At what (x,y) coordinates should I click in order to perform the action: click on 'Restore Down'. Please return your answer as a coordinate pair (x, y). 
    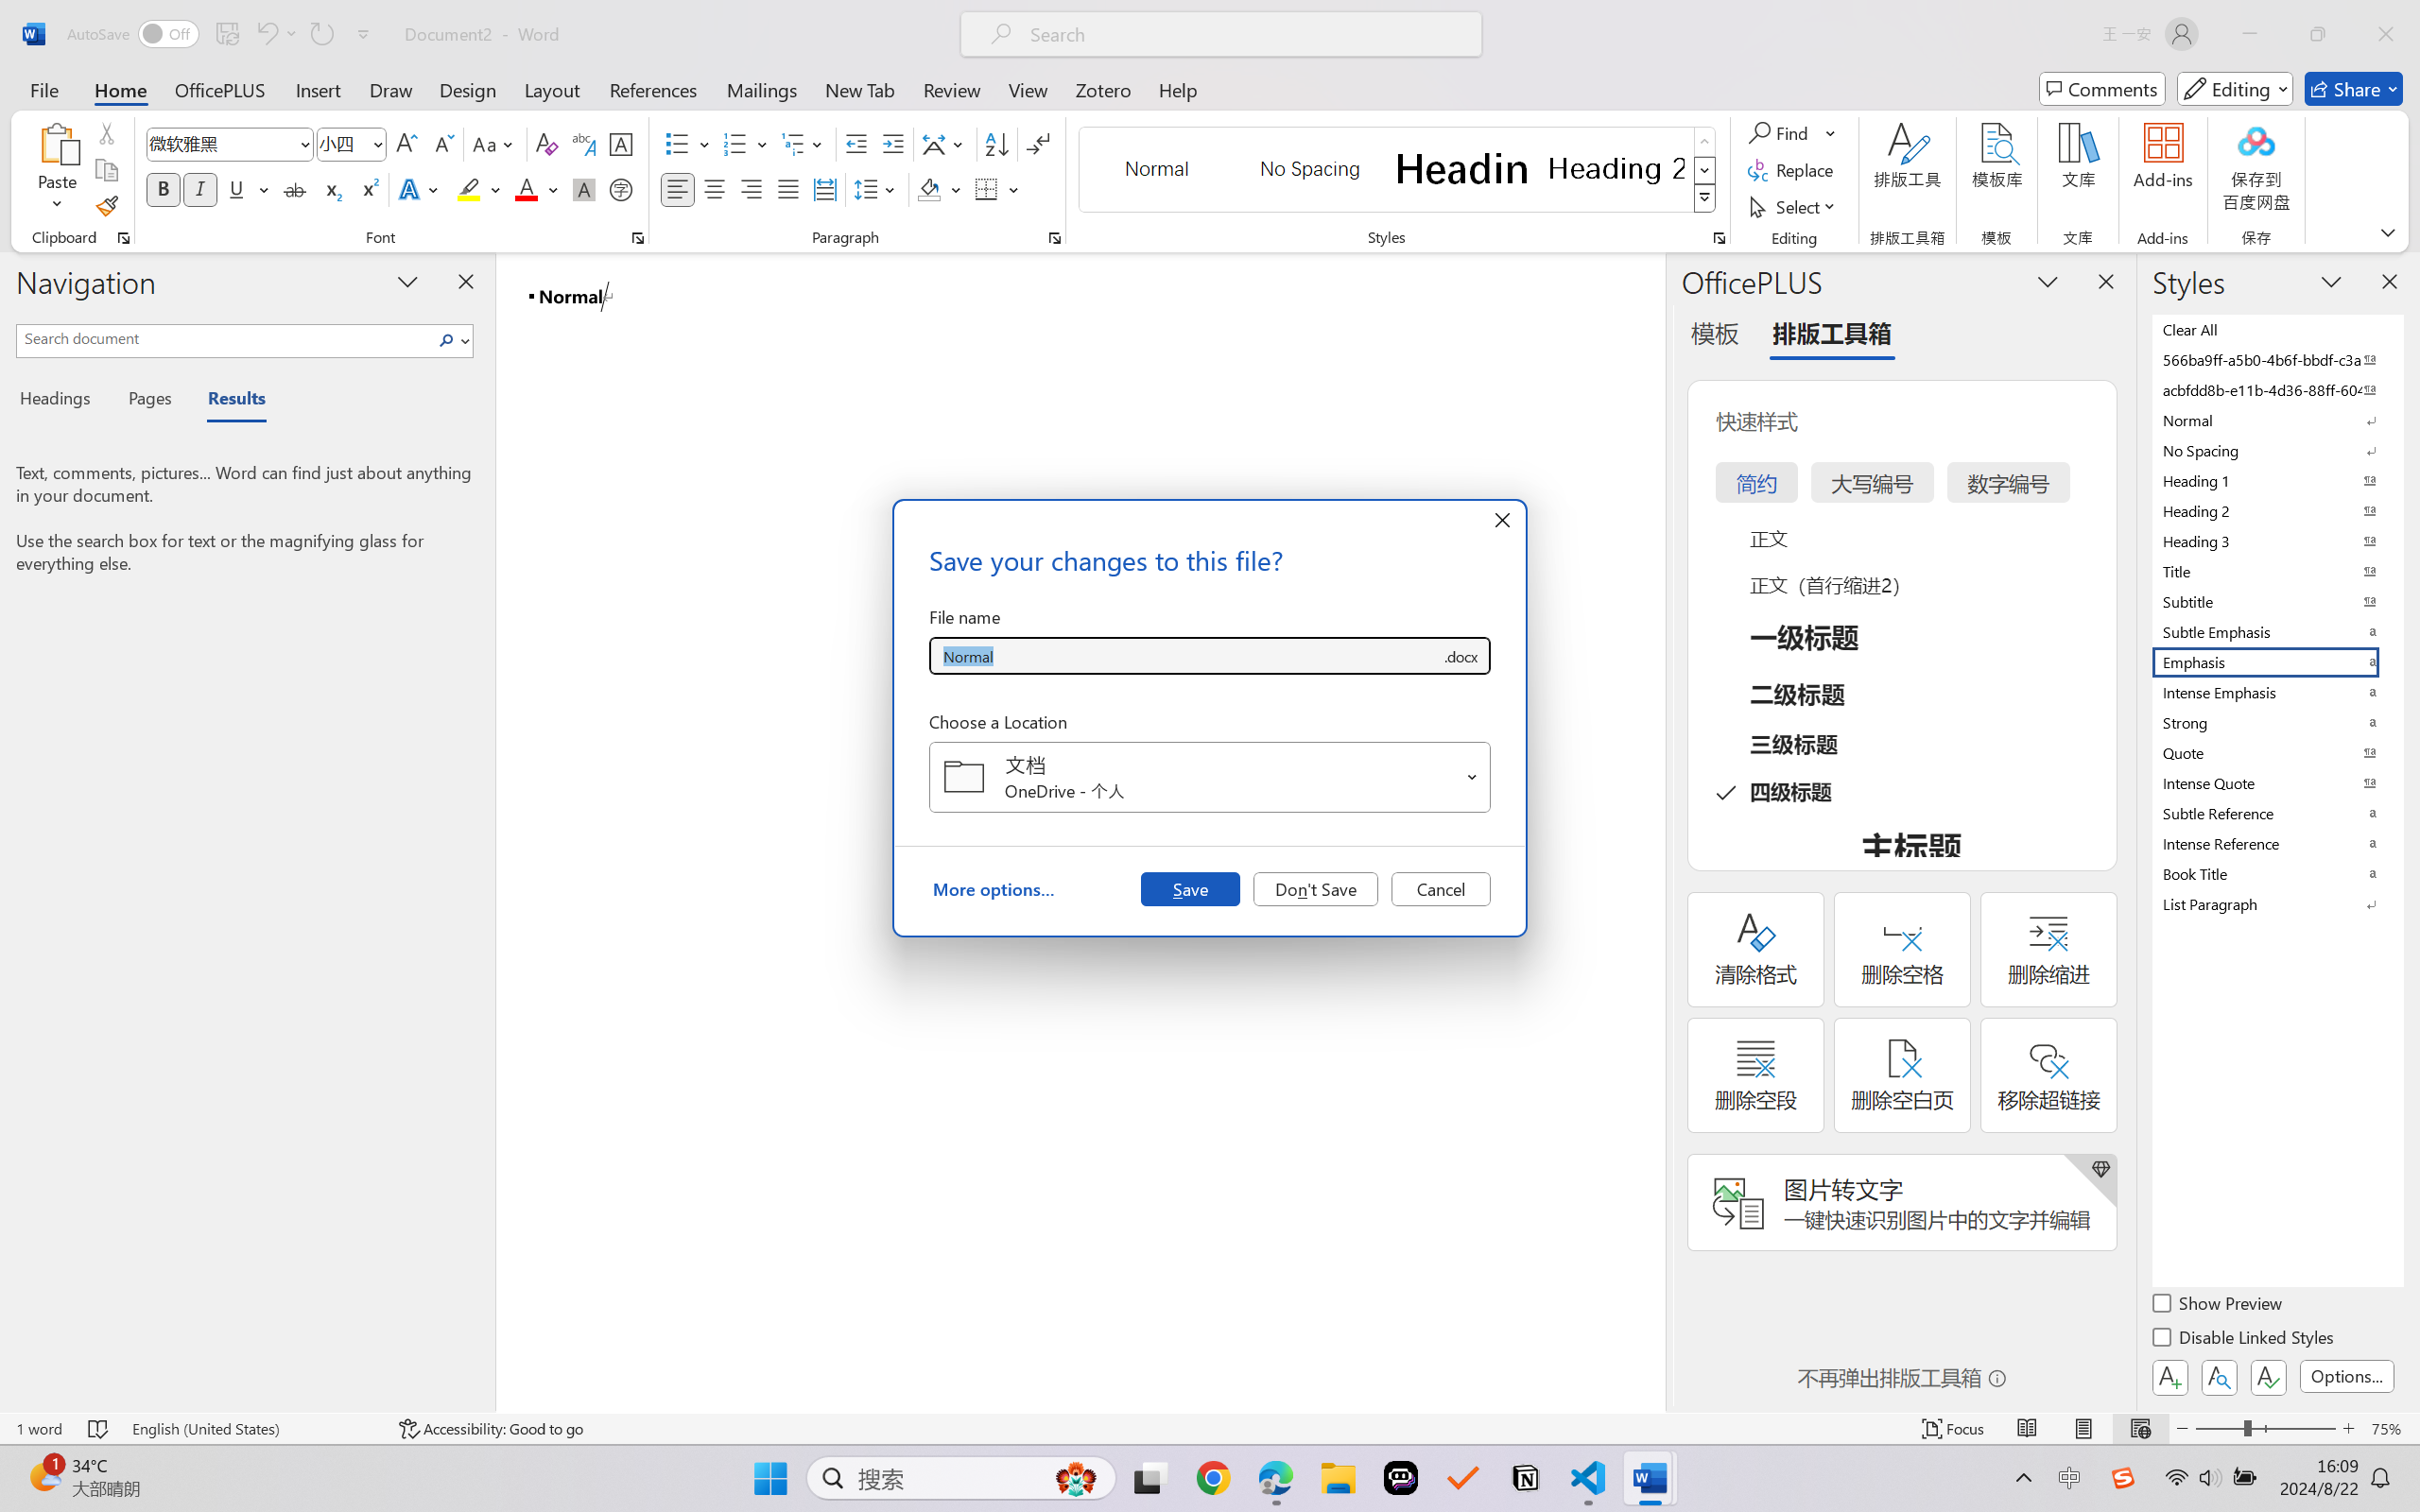
    Looking at the image, I should click on (2318, 33).